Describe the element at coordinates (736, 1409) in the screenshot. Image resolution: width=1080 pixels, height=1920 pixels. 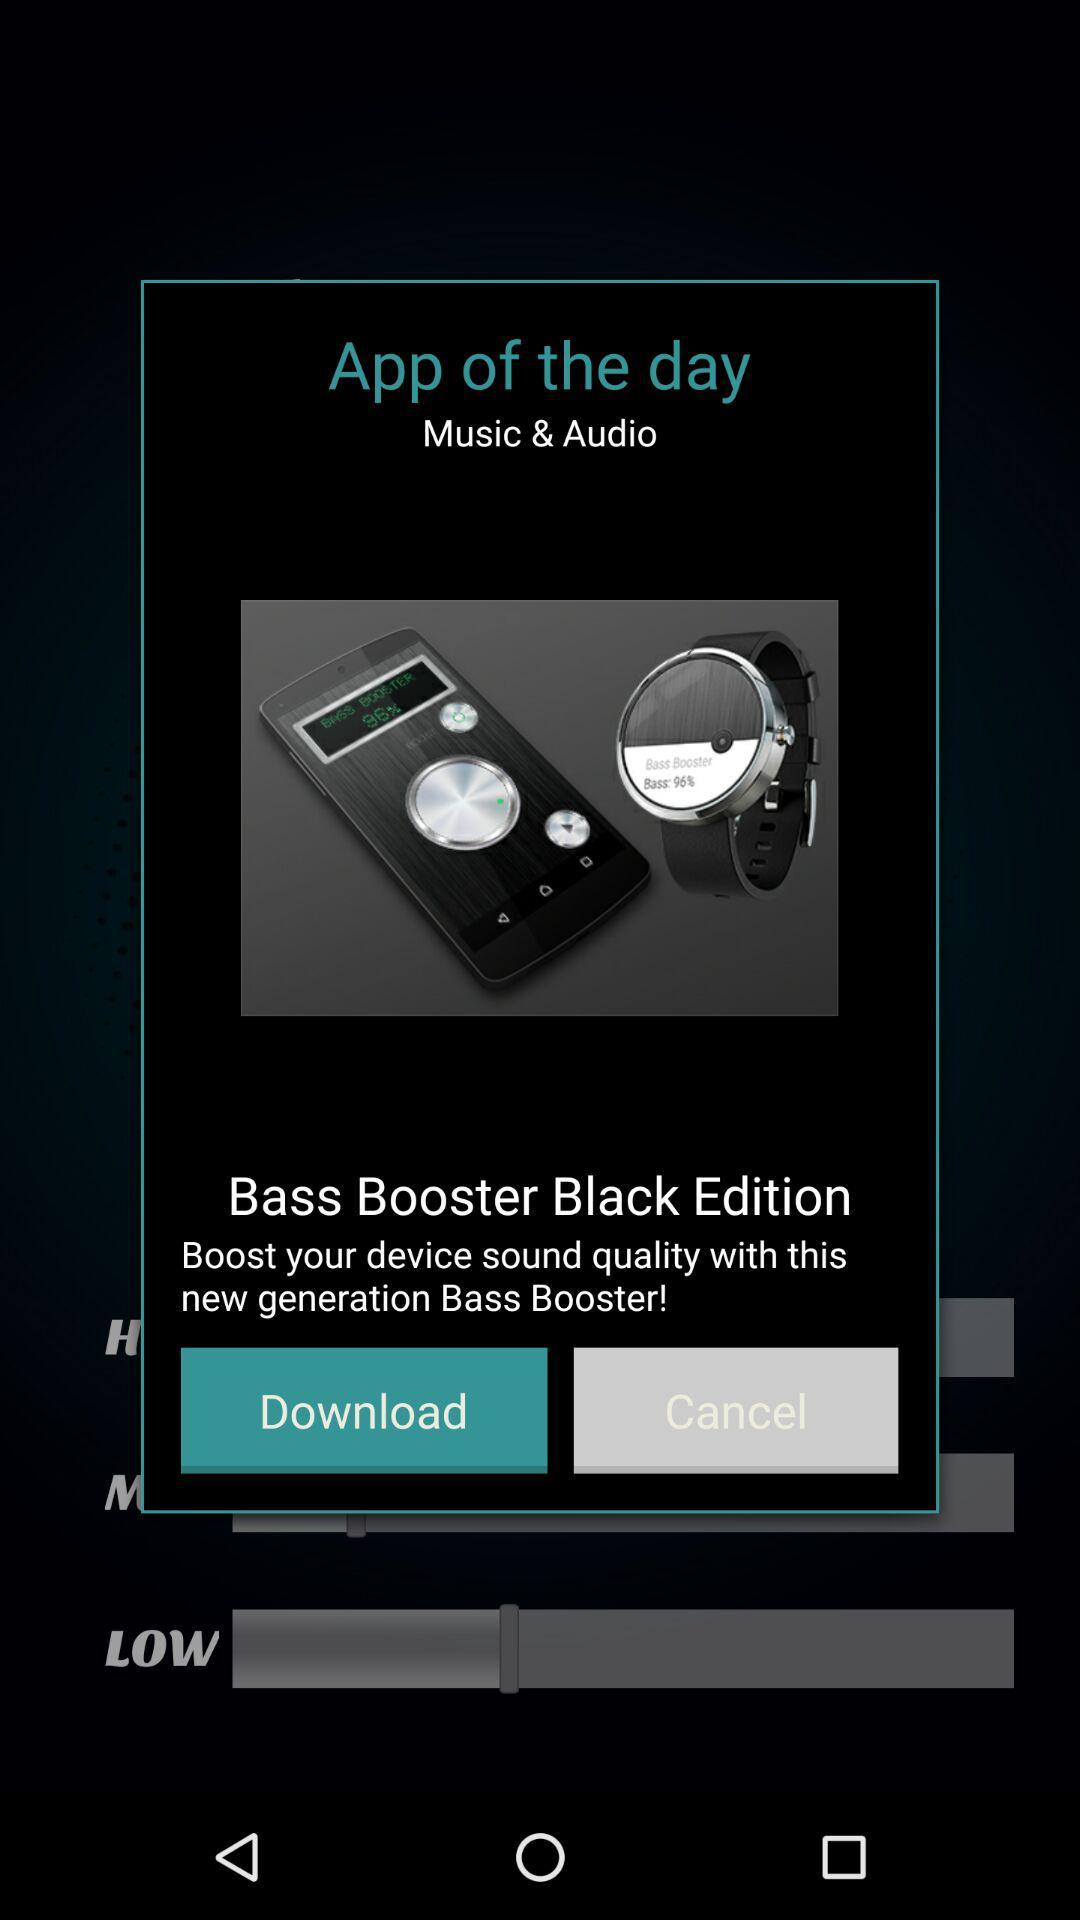
I see `the item at the bottom right corner` at that location.